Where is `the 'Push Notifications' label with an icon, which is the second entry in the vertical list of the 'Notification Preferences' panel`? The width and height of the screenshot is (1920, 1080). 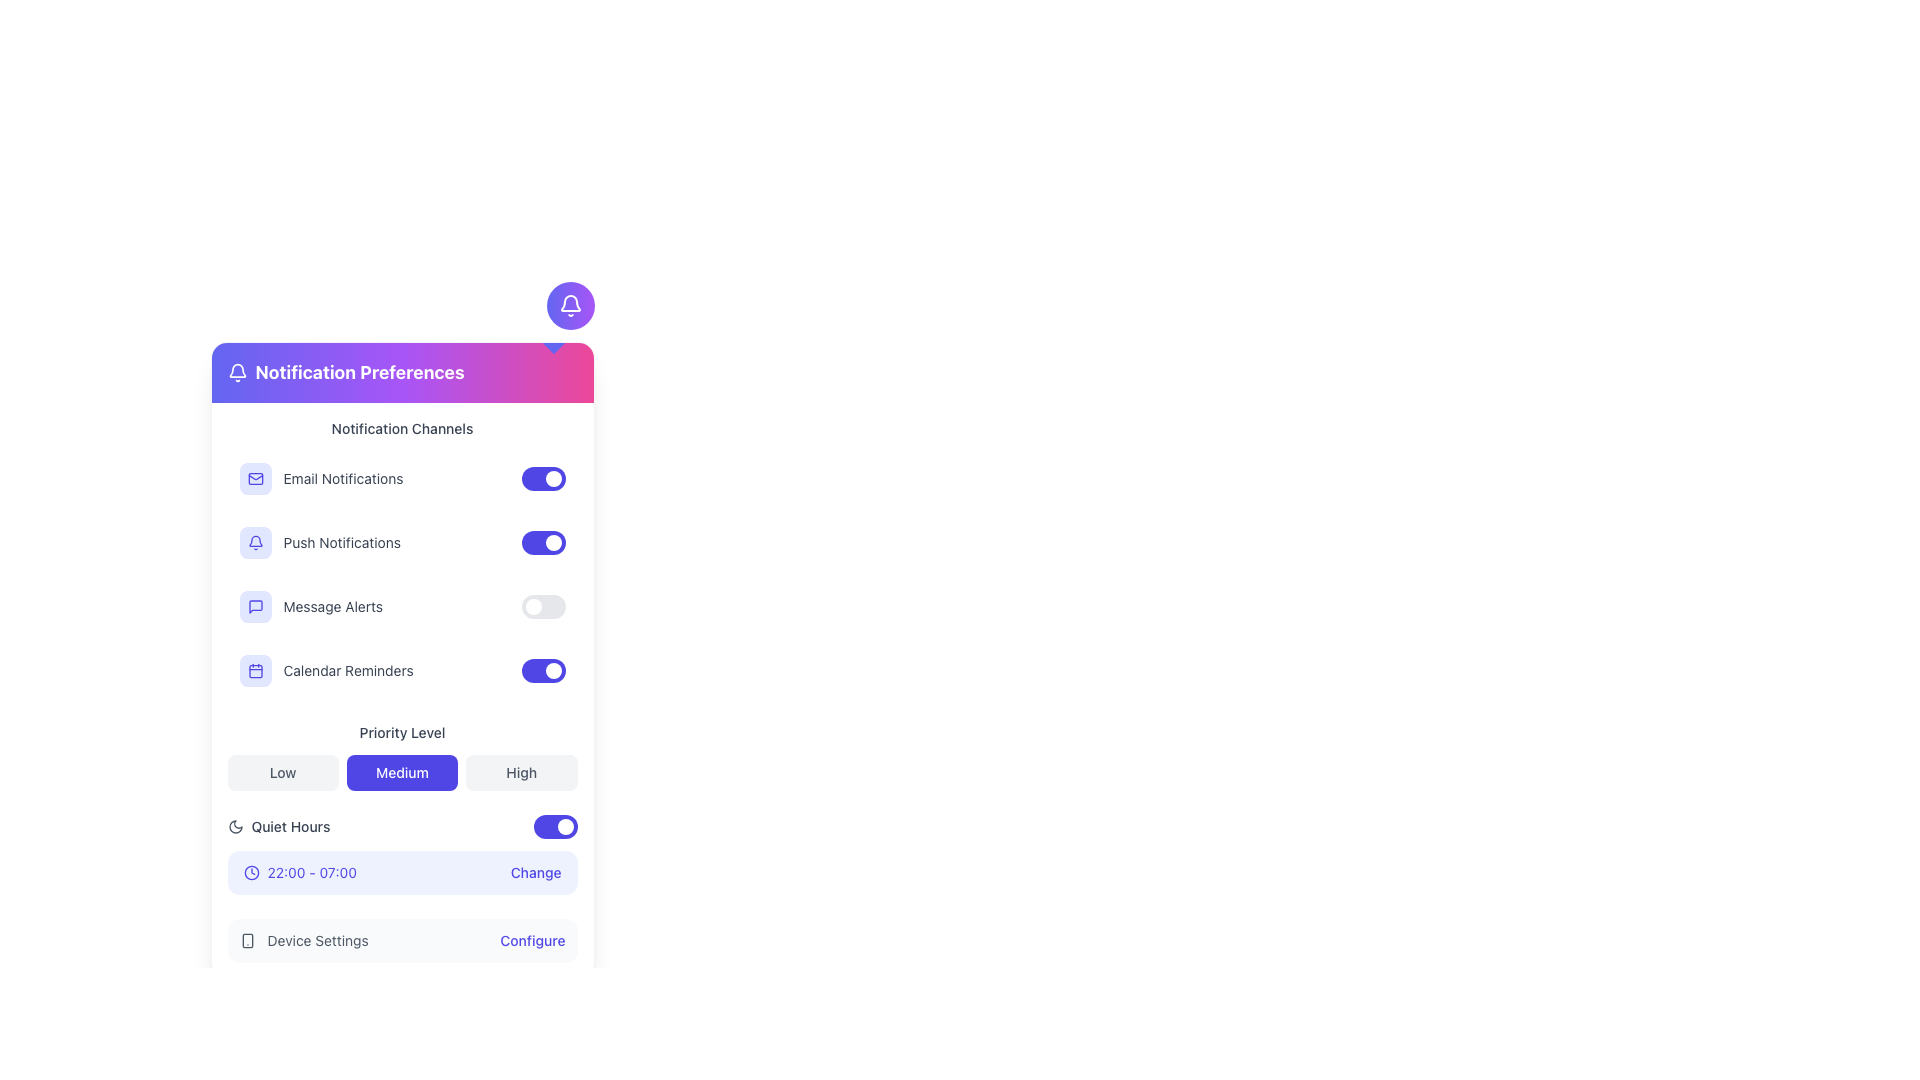 the 'Push Notifications' label with an icon, which is the second entry in the vertical list of the 'Notification Preferences' panel is located at coordinates (320, 543).